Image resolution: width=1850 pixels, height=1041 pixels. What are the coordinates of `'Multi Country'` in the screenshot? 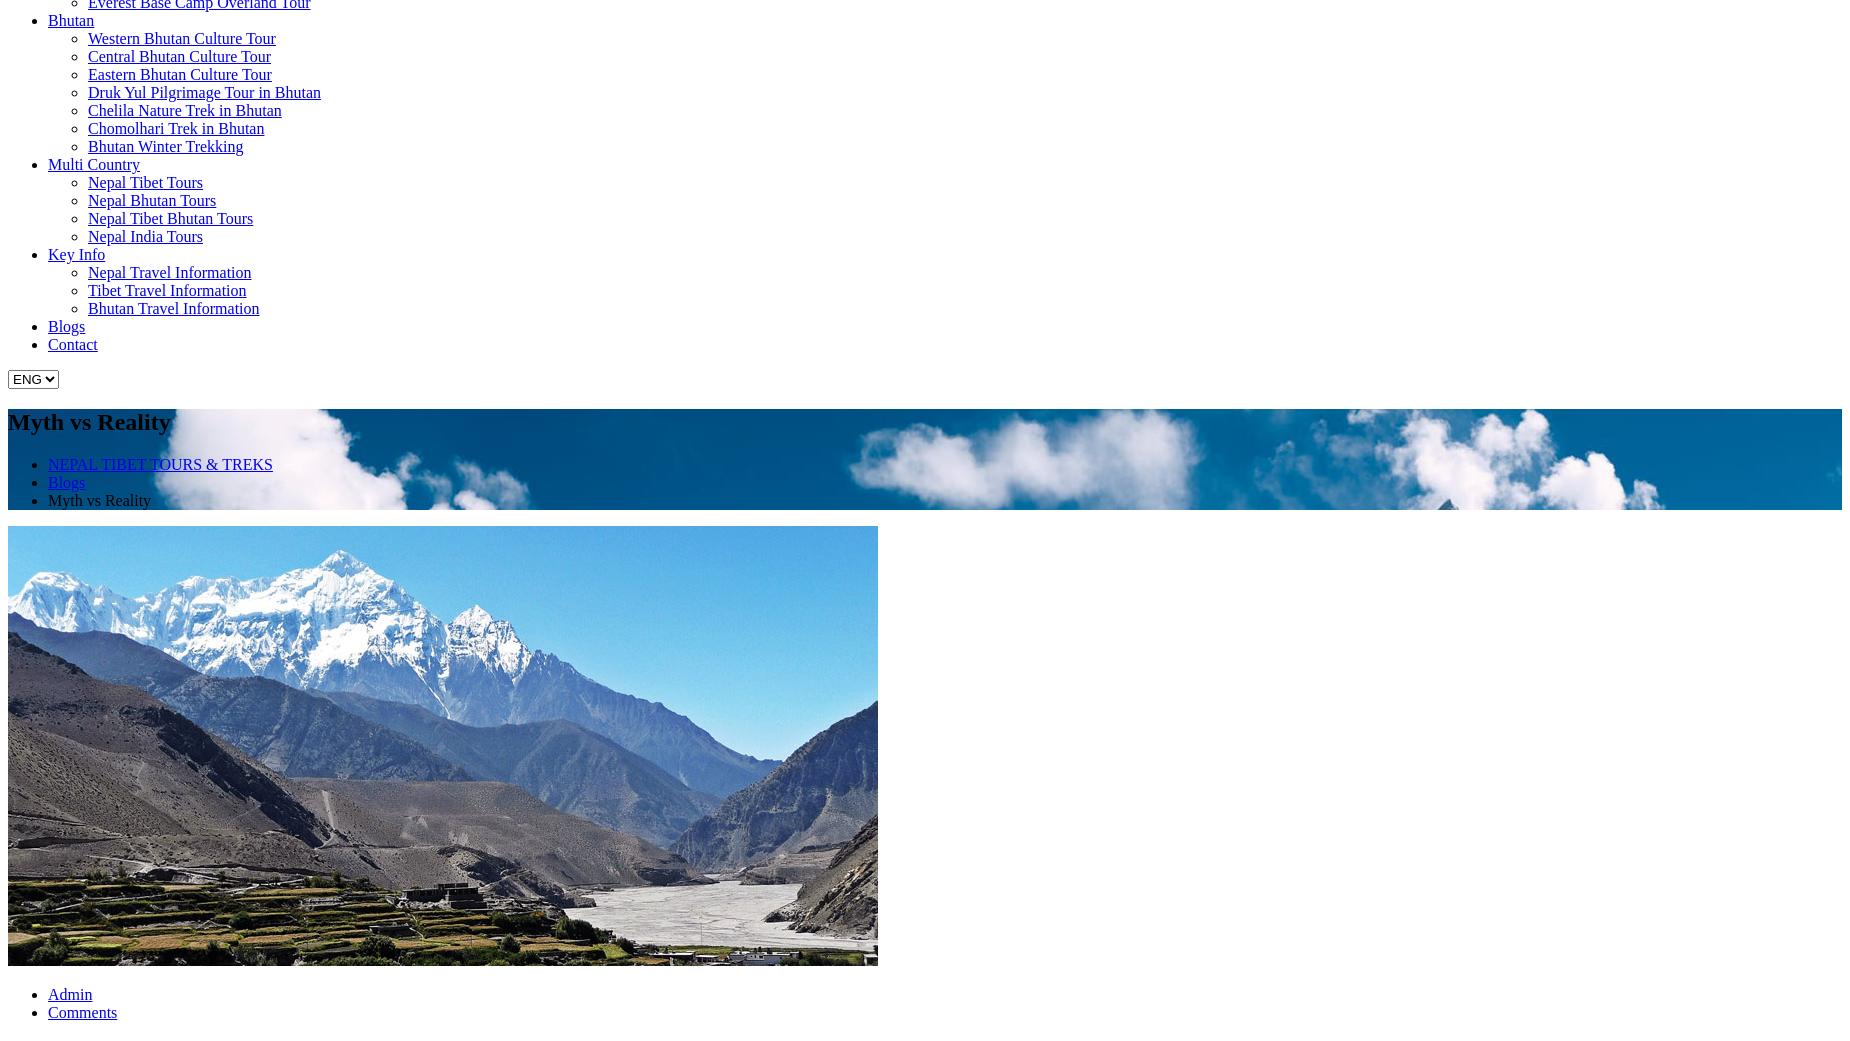 It's located at (92, 164).